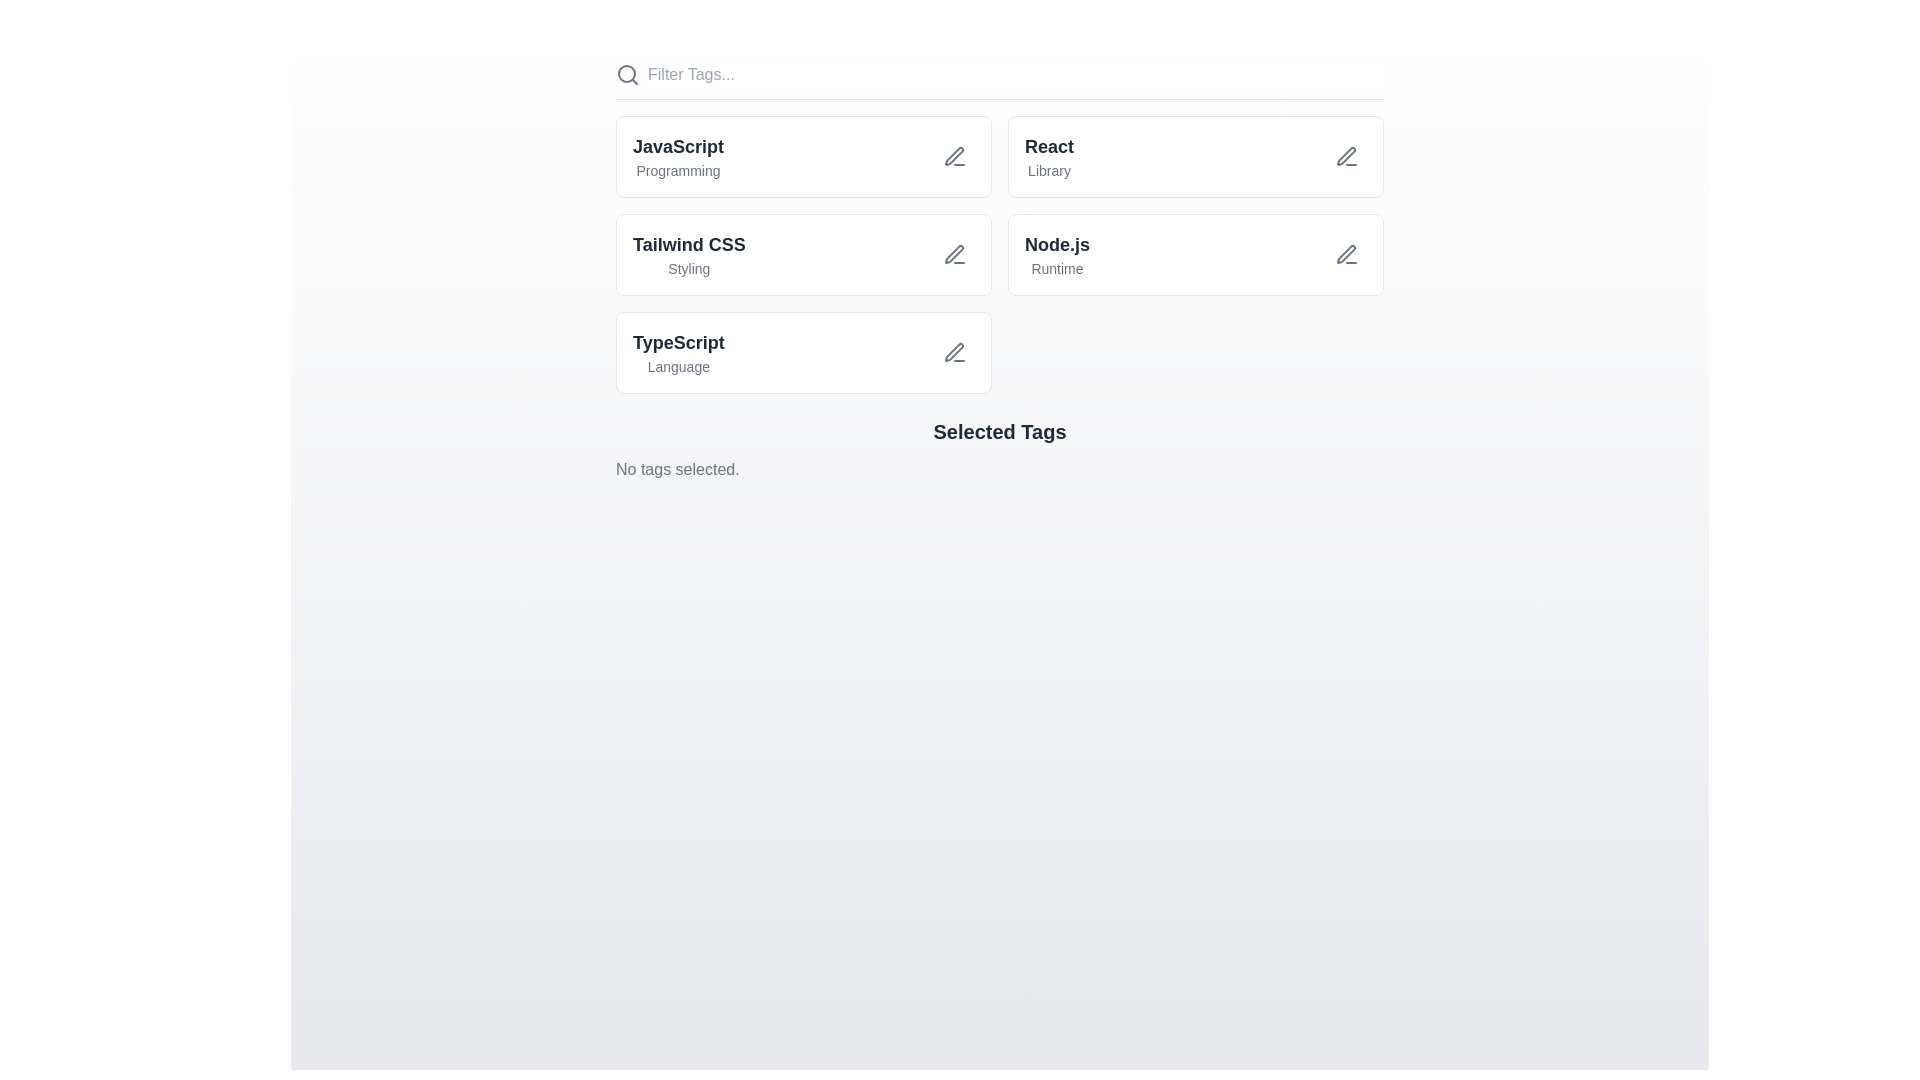 This screenshot has width=1920, height=1080. I want to click on the pen icon button located in the top-right corner of the 'Tailwind CSS' card to initiate an action, so click(954, 253).